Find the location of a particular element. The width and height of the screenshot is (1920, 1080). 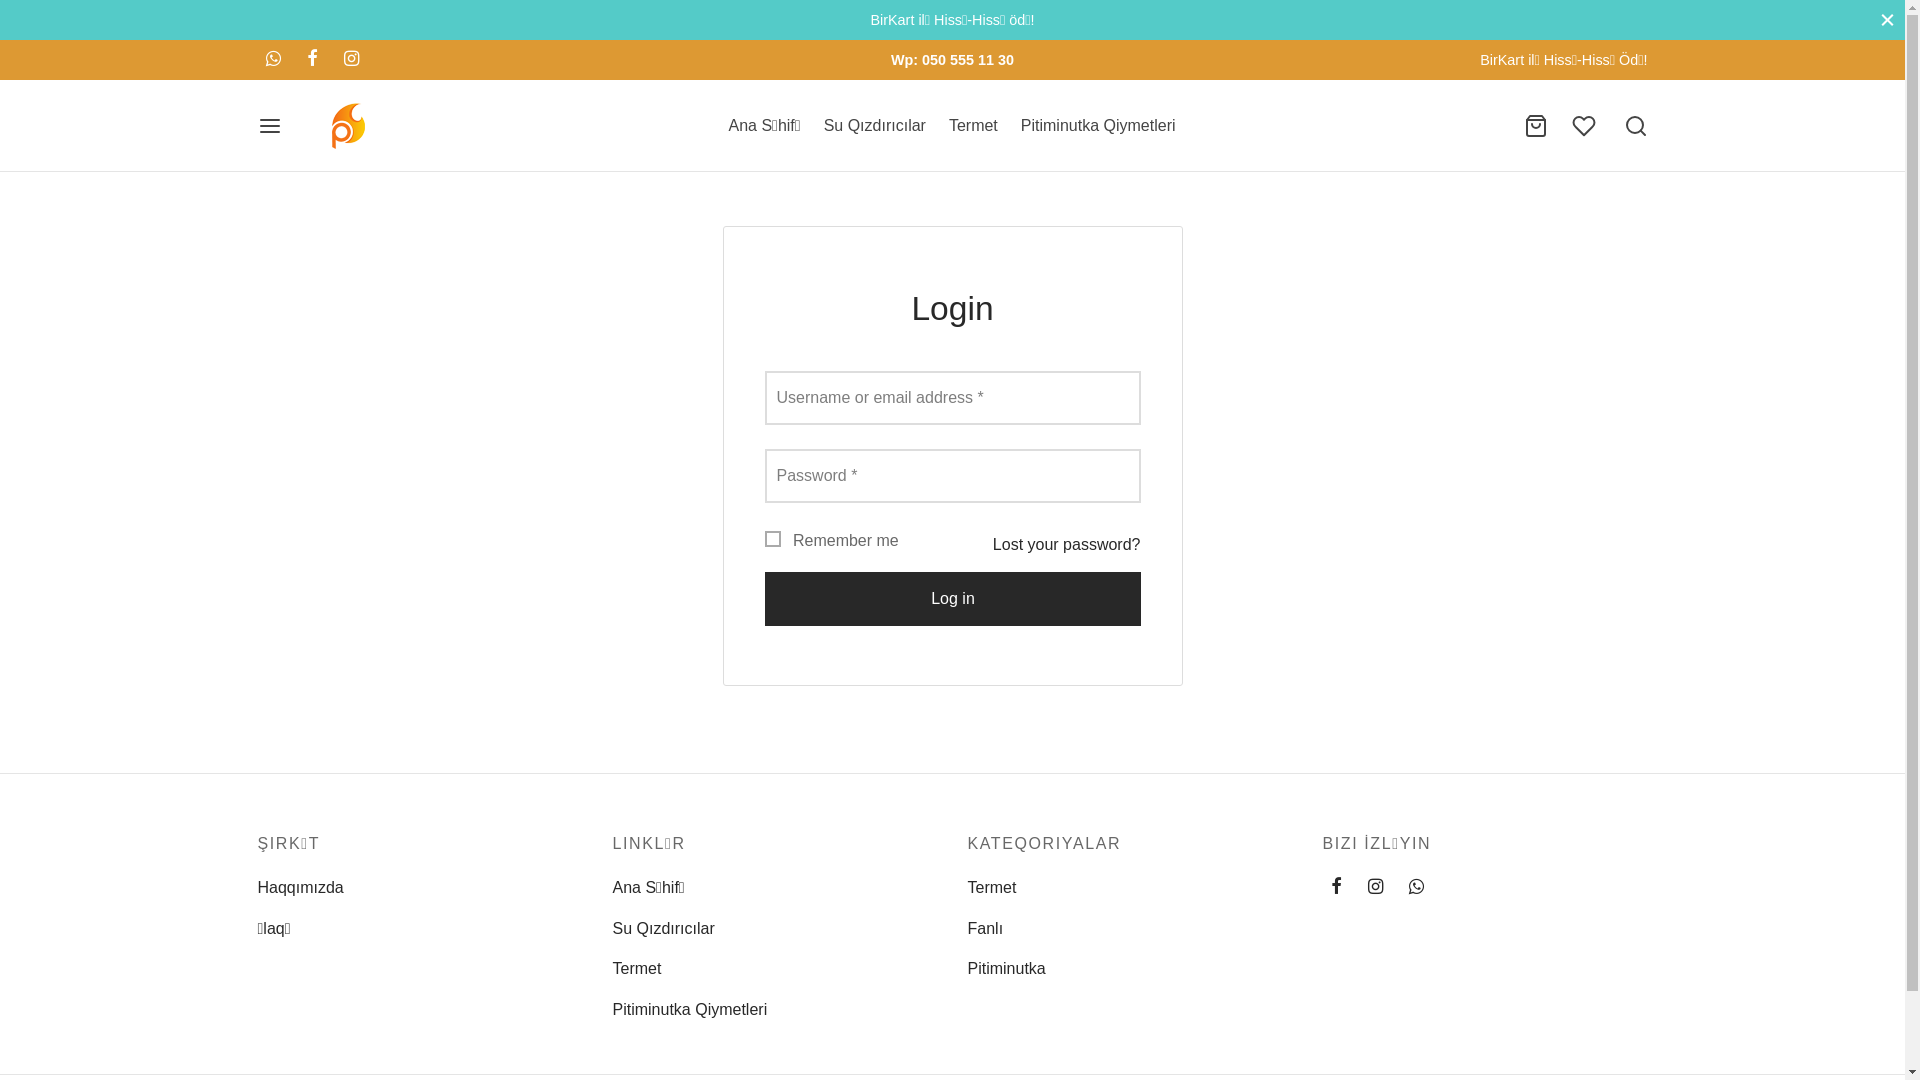

'Pitiminutka' is located at coordinates (1007, 967).